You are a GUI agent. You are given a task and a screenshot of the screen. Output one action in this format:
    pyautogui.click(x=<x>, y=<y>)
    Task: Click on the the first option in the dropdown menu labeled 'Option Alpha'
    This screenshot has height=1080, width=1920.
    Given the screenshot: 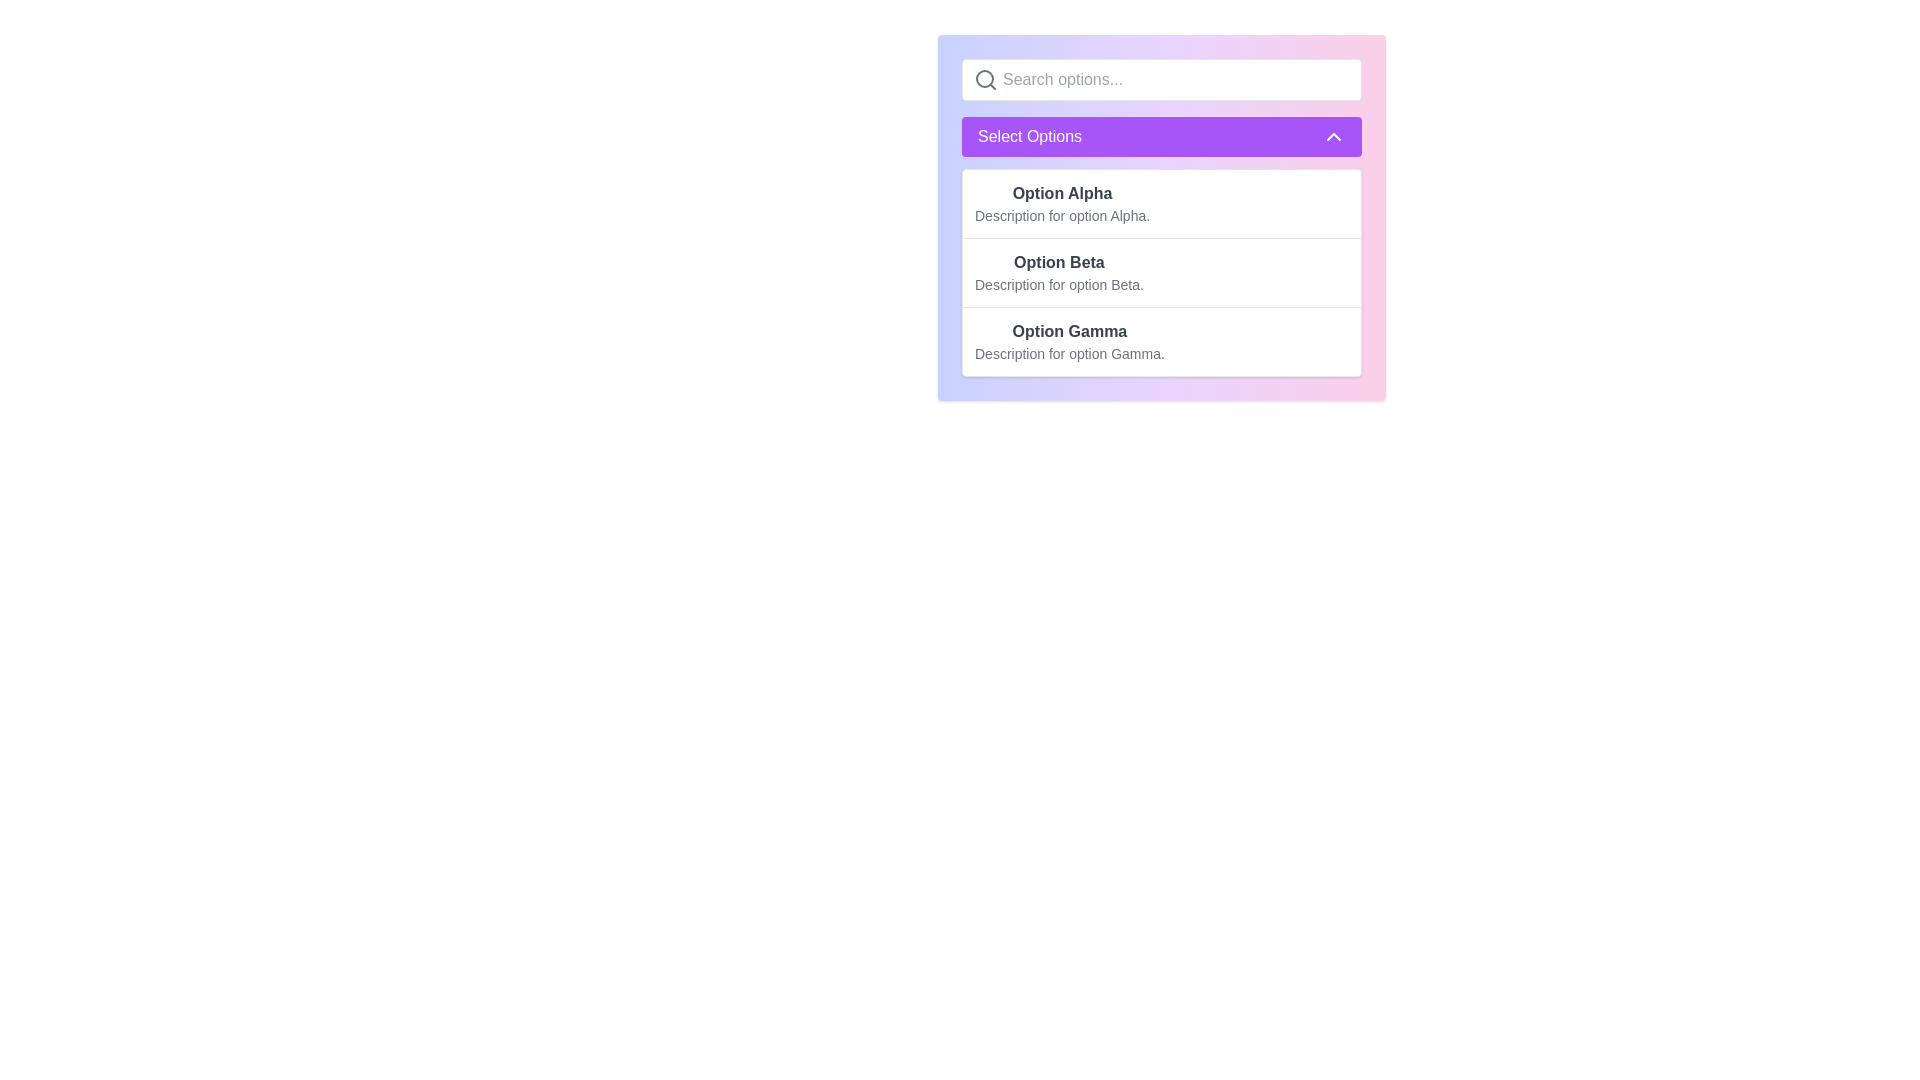 What is the action you would take?
    pyautogui.click(x=1161, y=204)
    